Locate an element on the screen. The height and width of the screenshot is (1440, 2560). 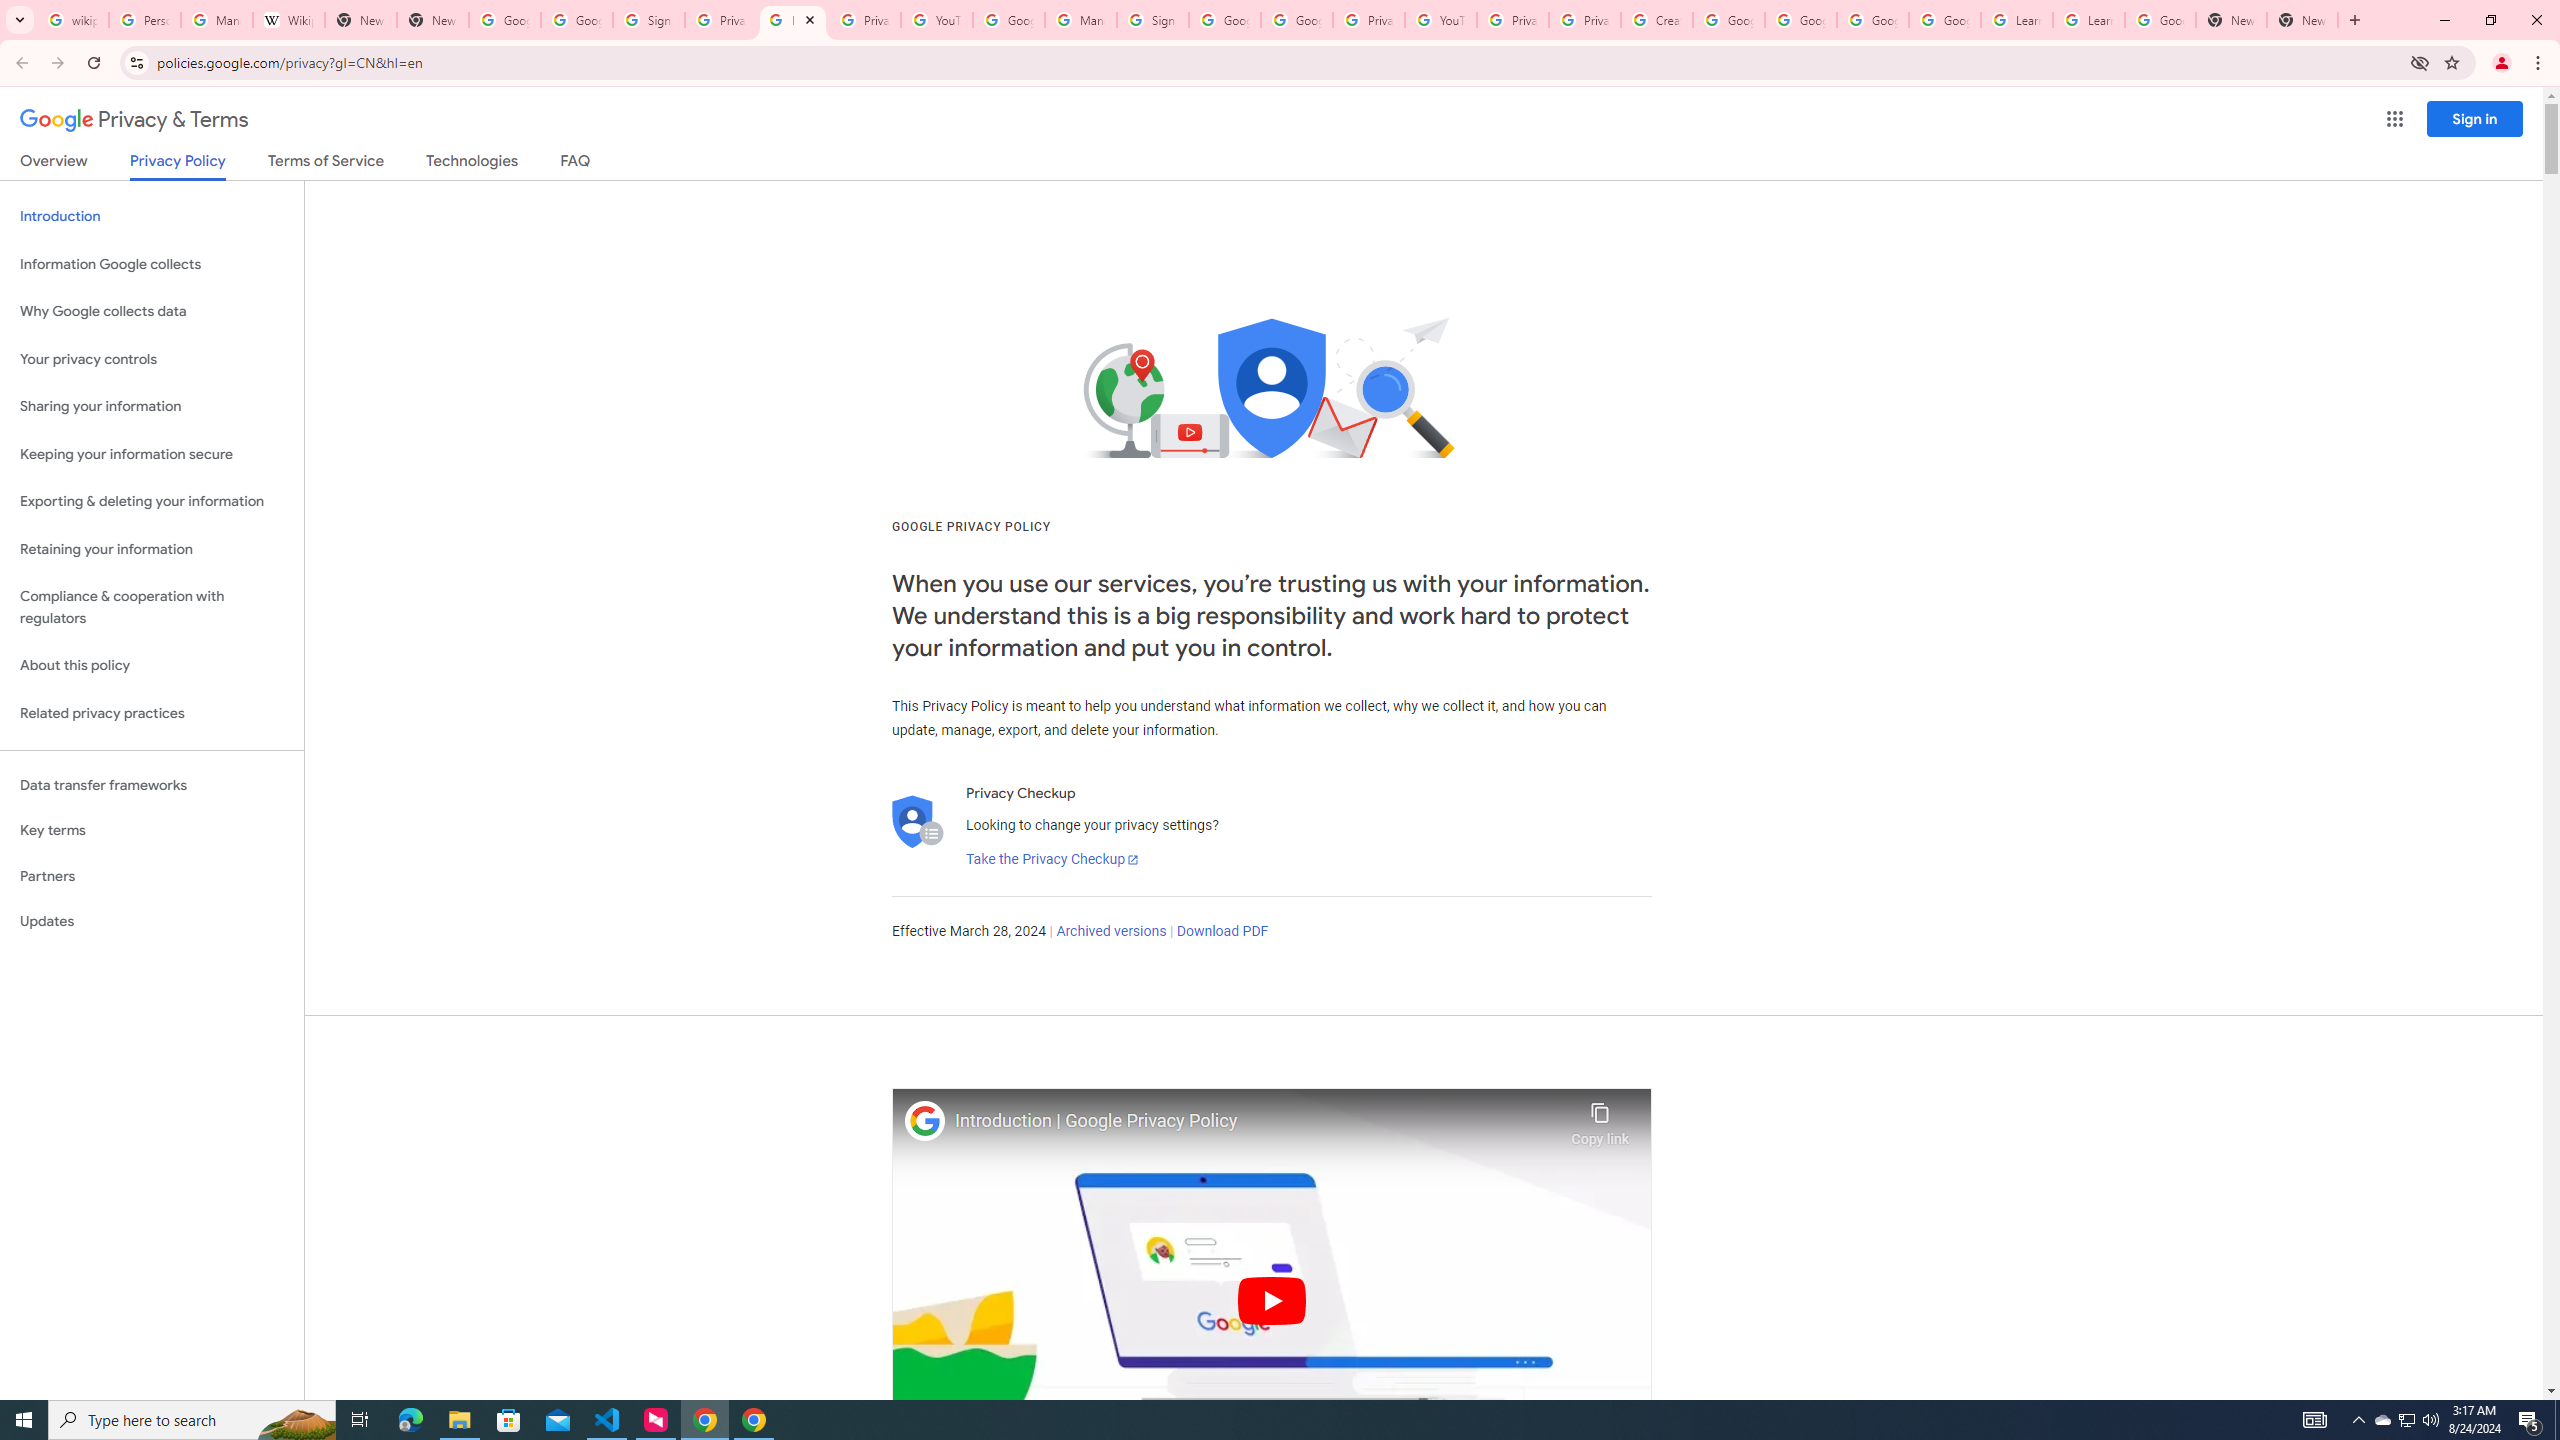
'Technologies' is located at coordinates (472, 164).